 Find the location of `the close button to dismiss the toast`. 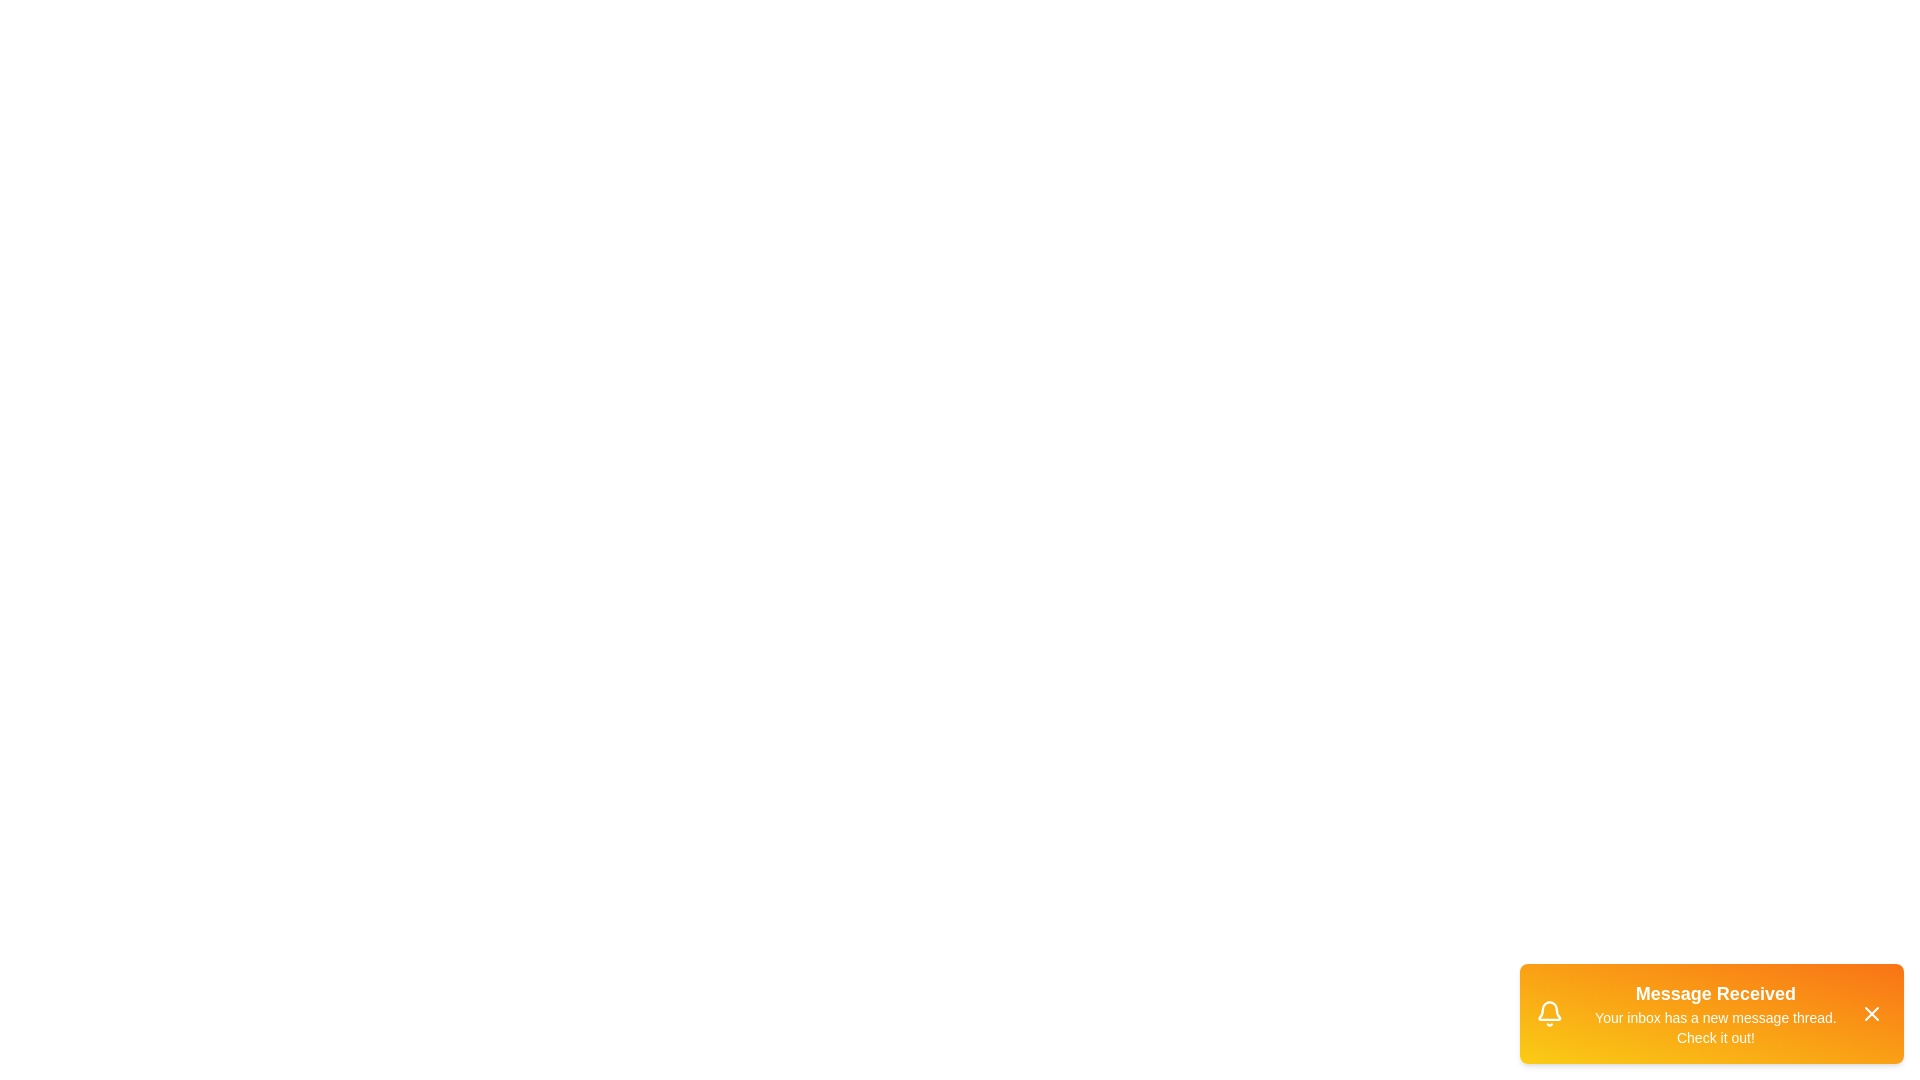

the close button to dismiss the toast is located at coordinates (1871, 1014).